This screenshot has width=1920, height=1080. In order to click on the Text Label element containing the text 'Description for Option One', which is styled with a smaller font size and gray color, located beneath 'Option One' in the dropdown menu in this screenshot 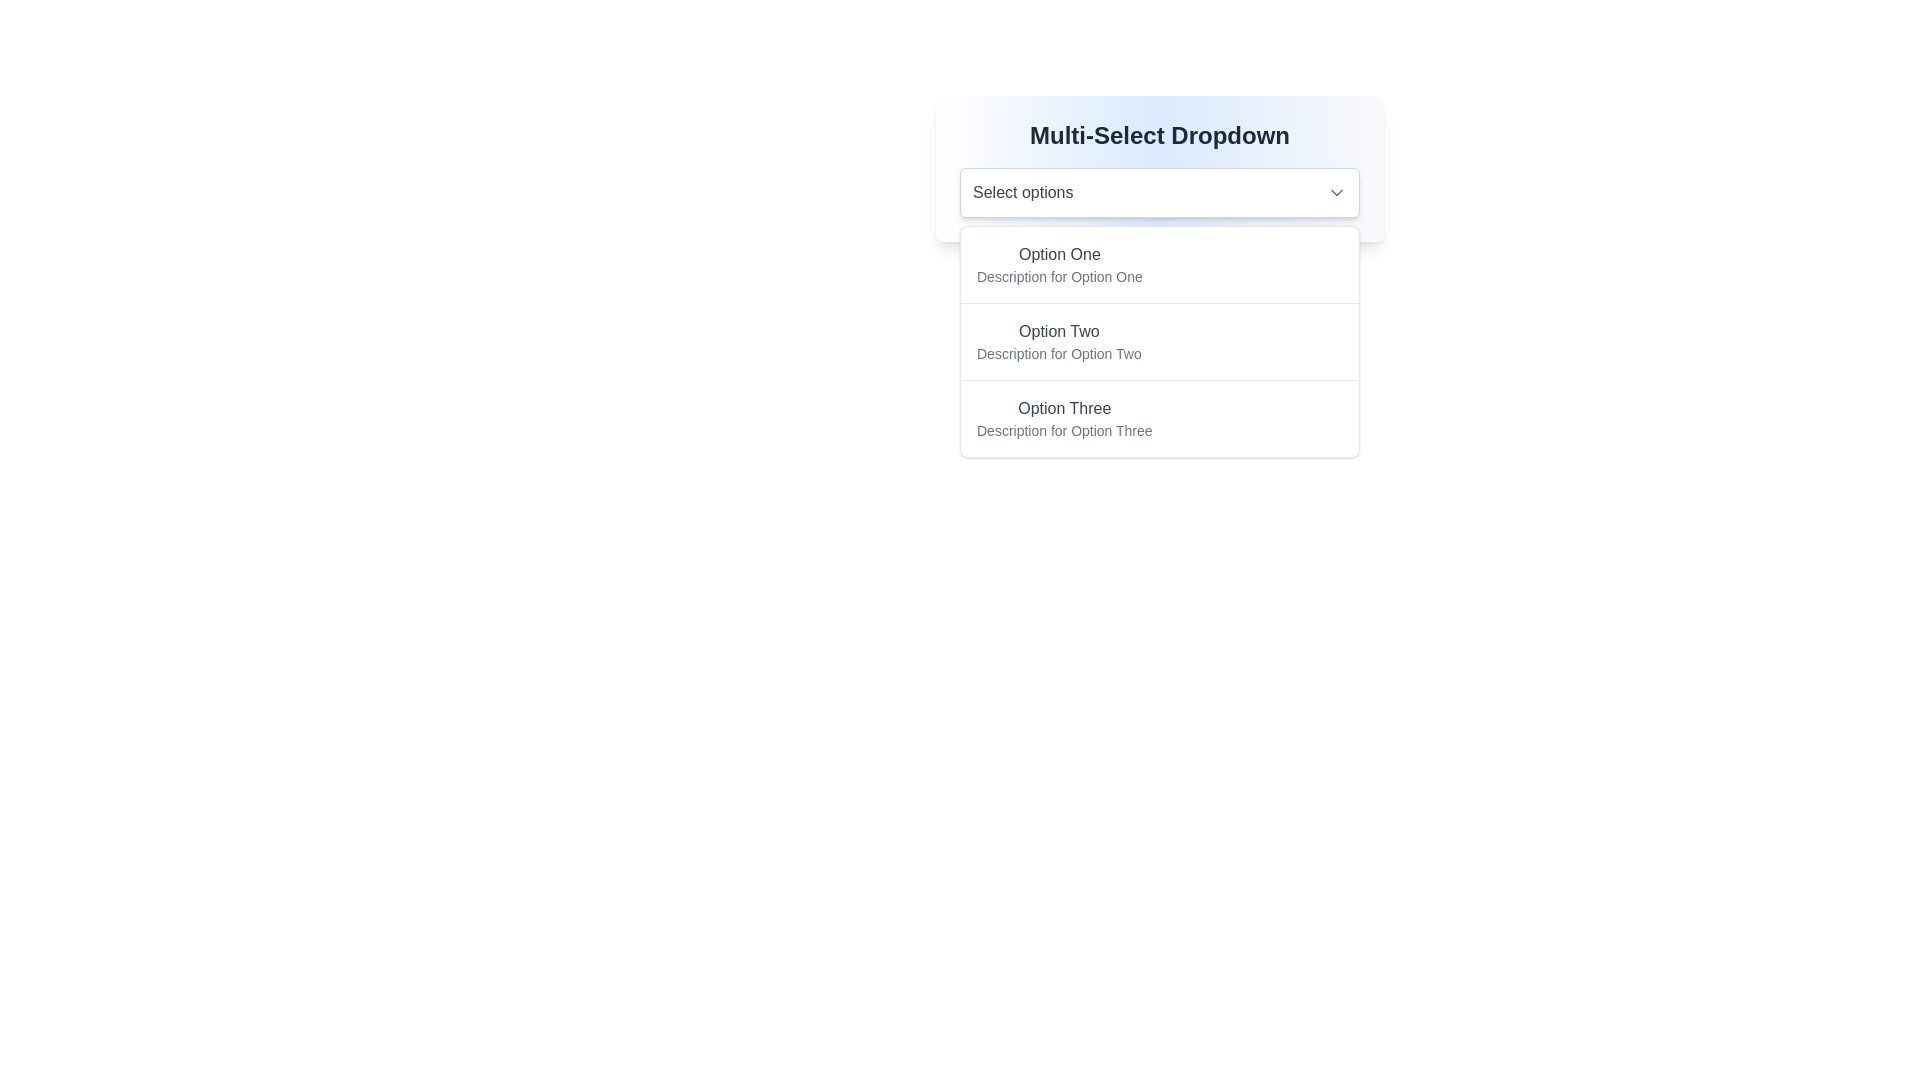, I will do `click(1058, 277)`.